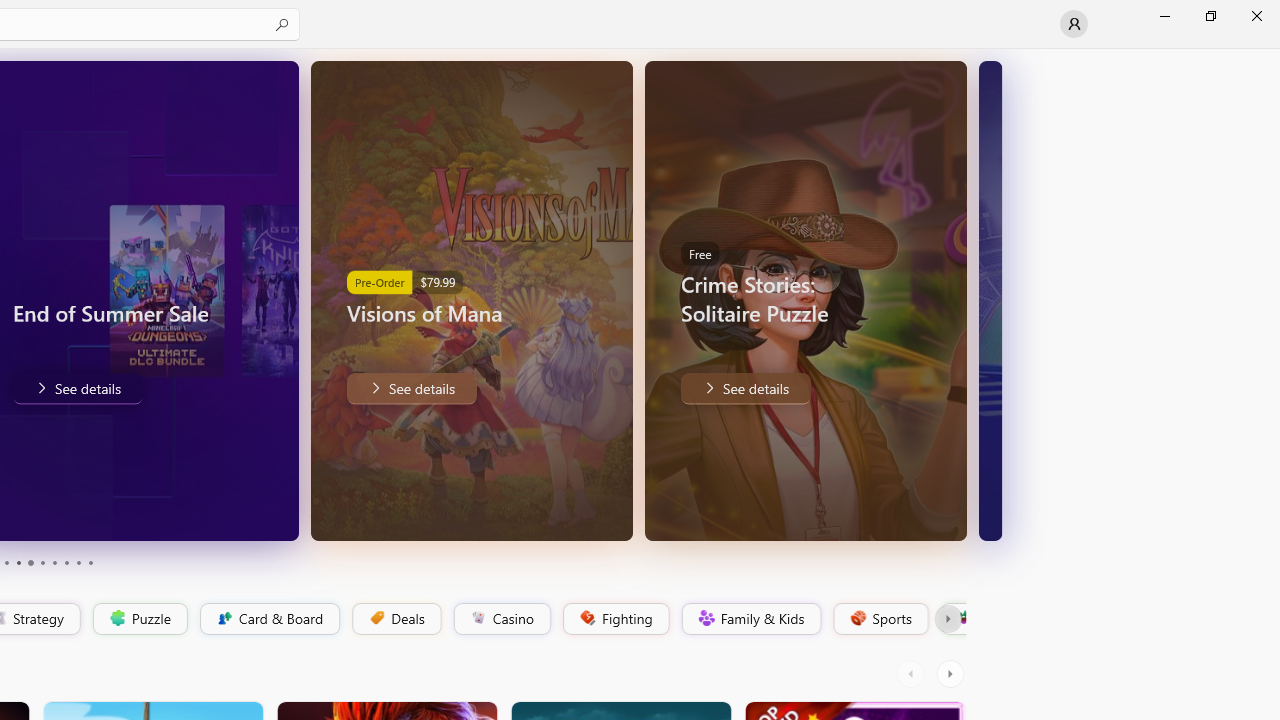 The width and height of the screenshot is (1280, 720). What do you see at coordinates (1209, 15) in the screenshot?
I see `'Restore Microsoft Store'` at bounding box center [1209, 15].